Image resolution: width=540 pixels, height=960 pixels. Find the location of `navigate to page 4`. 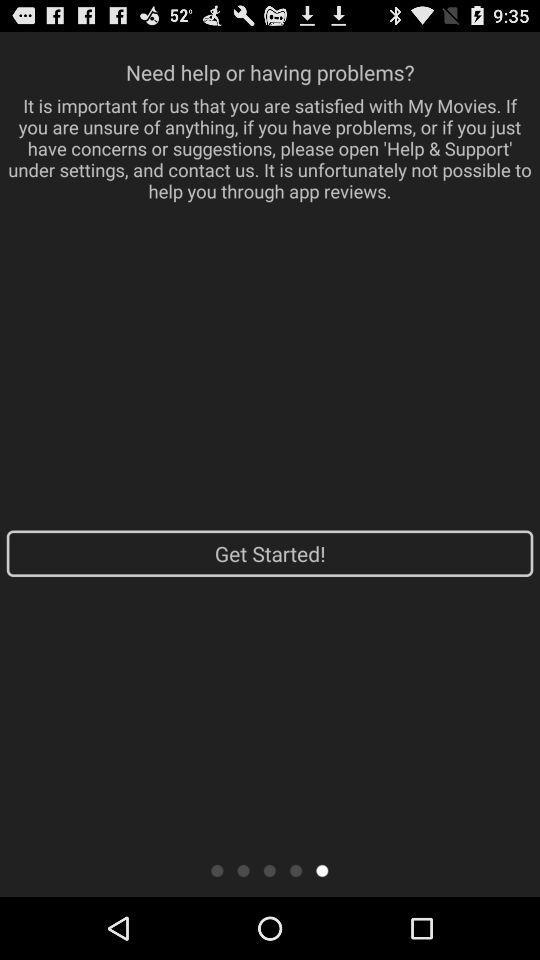

navigate to page 4 is located at coordinates (295, 869).